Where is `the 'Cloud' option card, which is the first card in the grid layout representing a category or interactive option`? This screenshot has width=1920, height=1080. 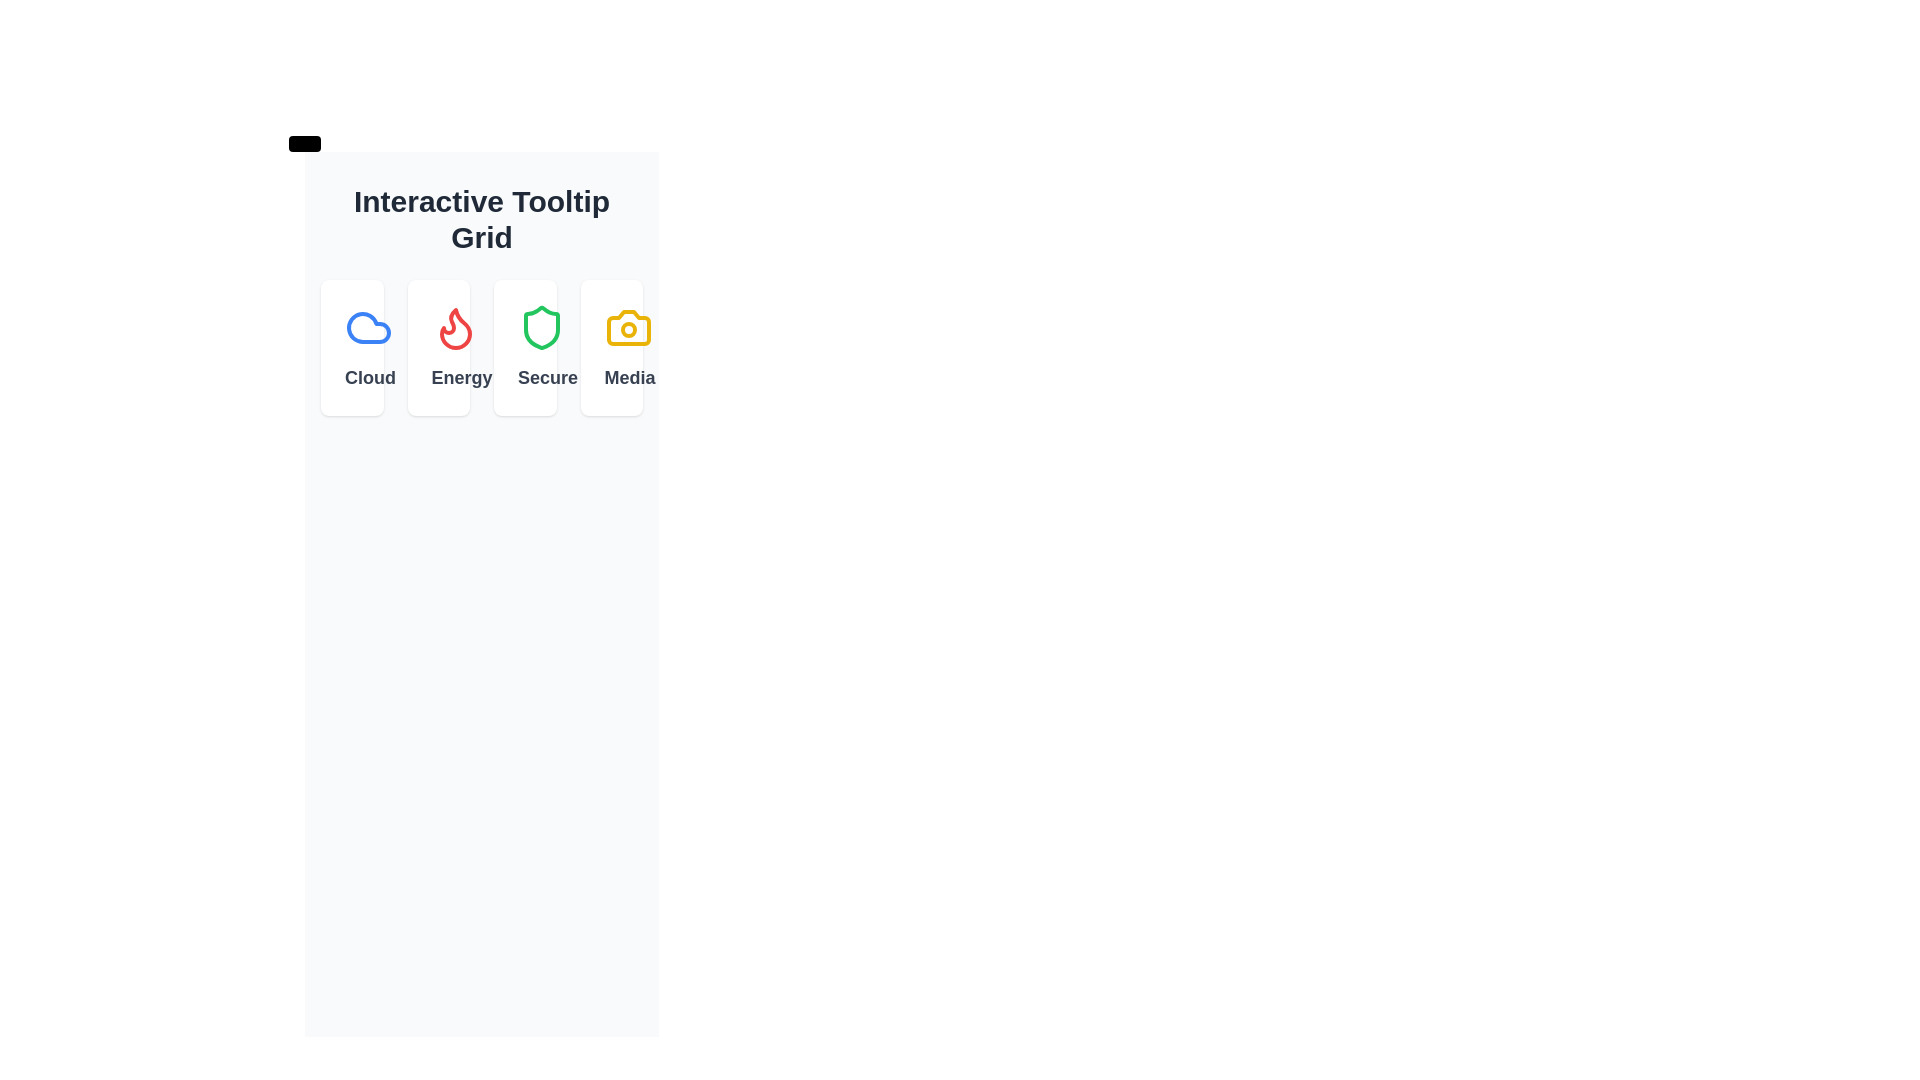 the 'Cloud' option card, which is the first card in the grid layout representing a category or interactive option is located at coordinates (352, 346).